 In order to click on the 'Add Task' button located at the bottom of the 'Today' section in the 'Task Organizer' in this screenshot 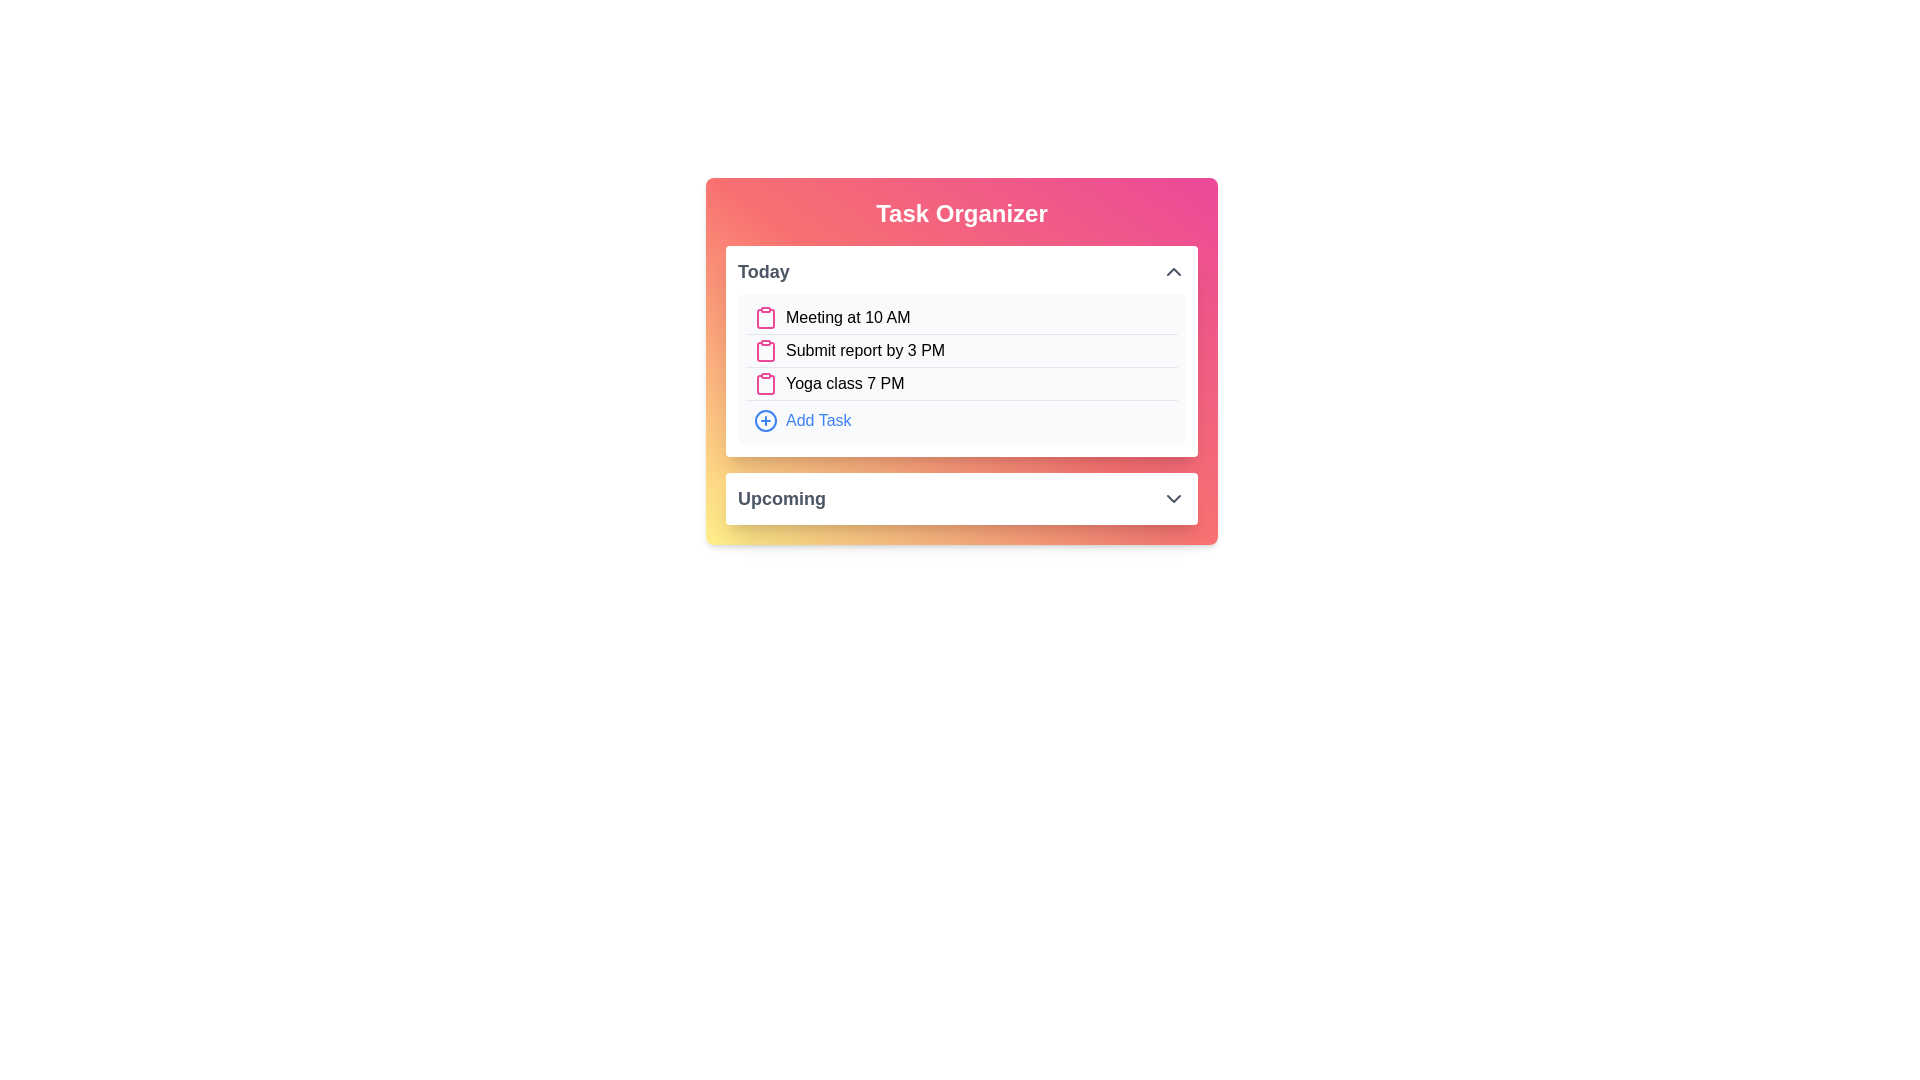, I will do `click(961, 419)`.